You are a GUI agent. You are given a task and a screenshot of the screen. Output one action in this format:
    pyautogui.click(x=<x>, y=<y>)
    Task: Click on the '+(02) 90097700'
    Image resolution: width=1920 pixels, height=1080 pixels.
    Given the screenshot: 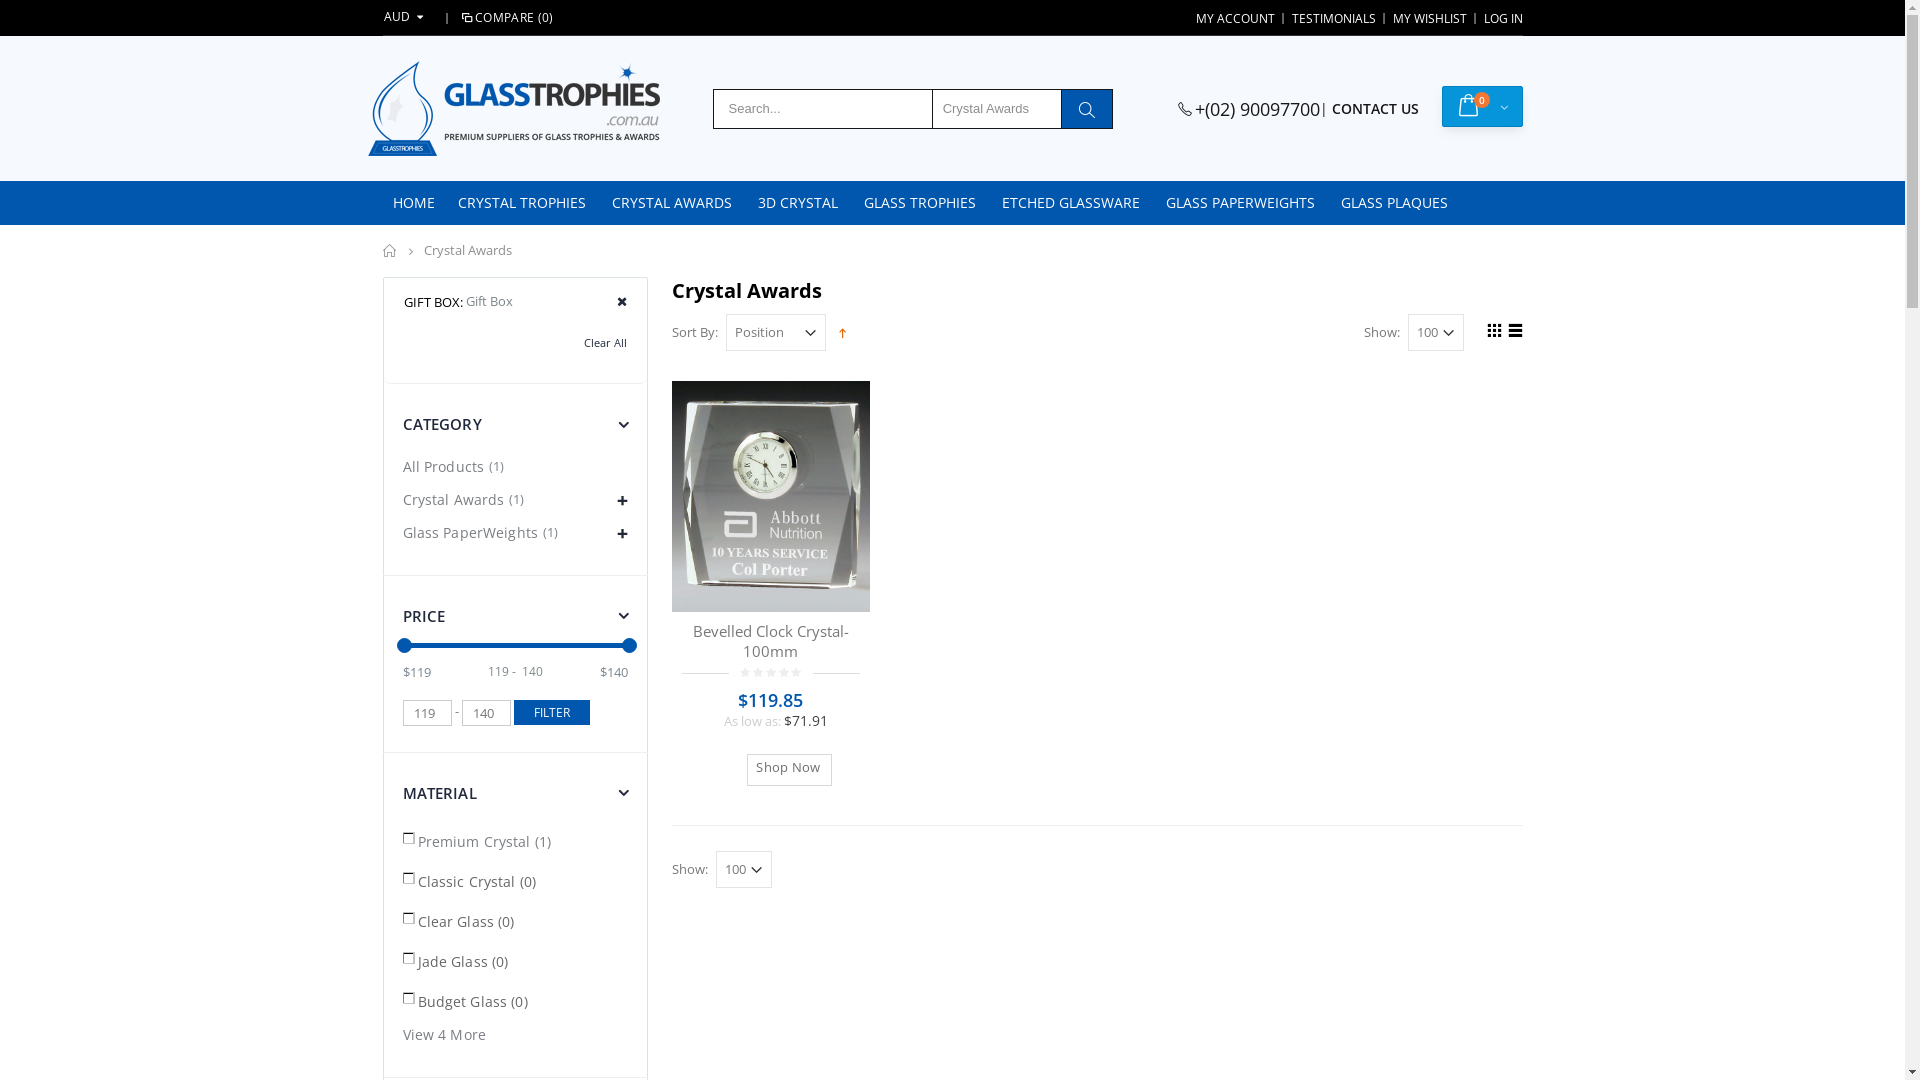 What is the action you would take?
    pyautogui.click(x=1255, y=109)
    